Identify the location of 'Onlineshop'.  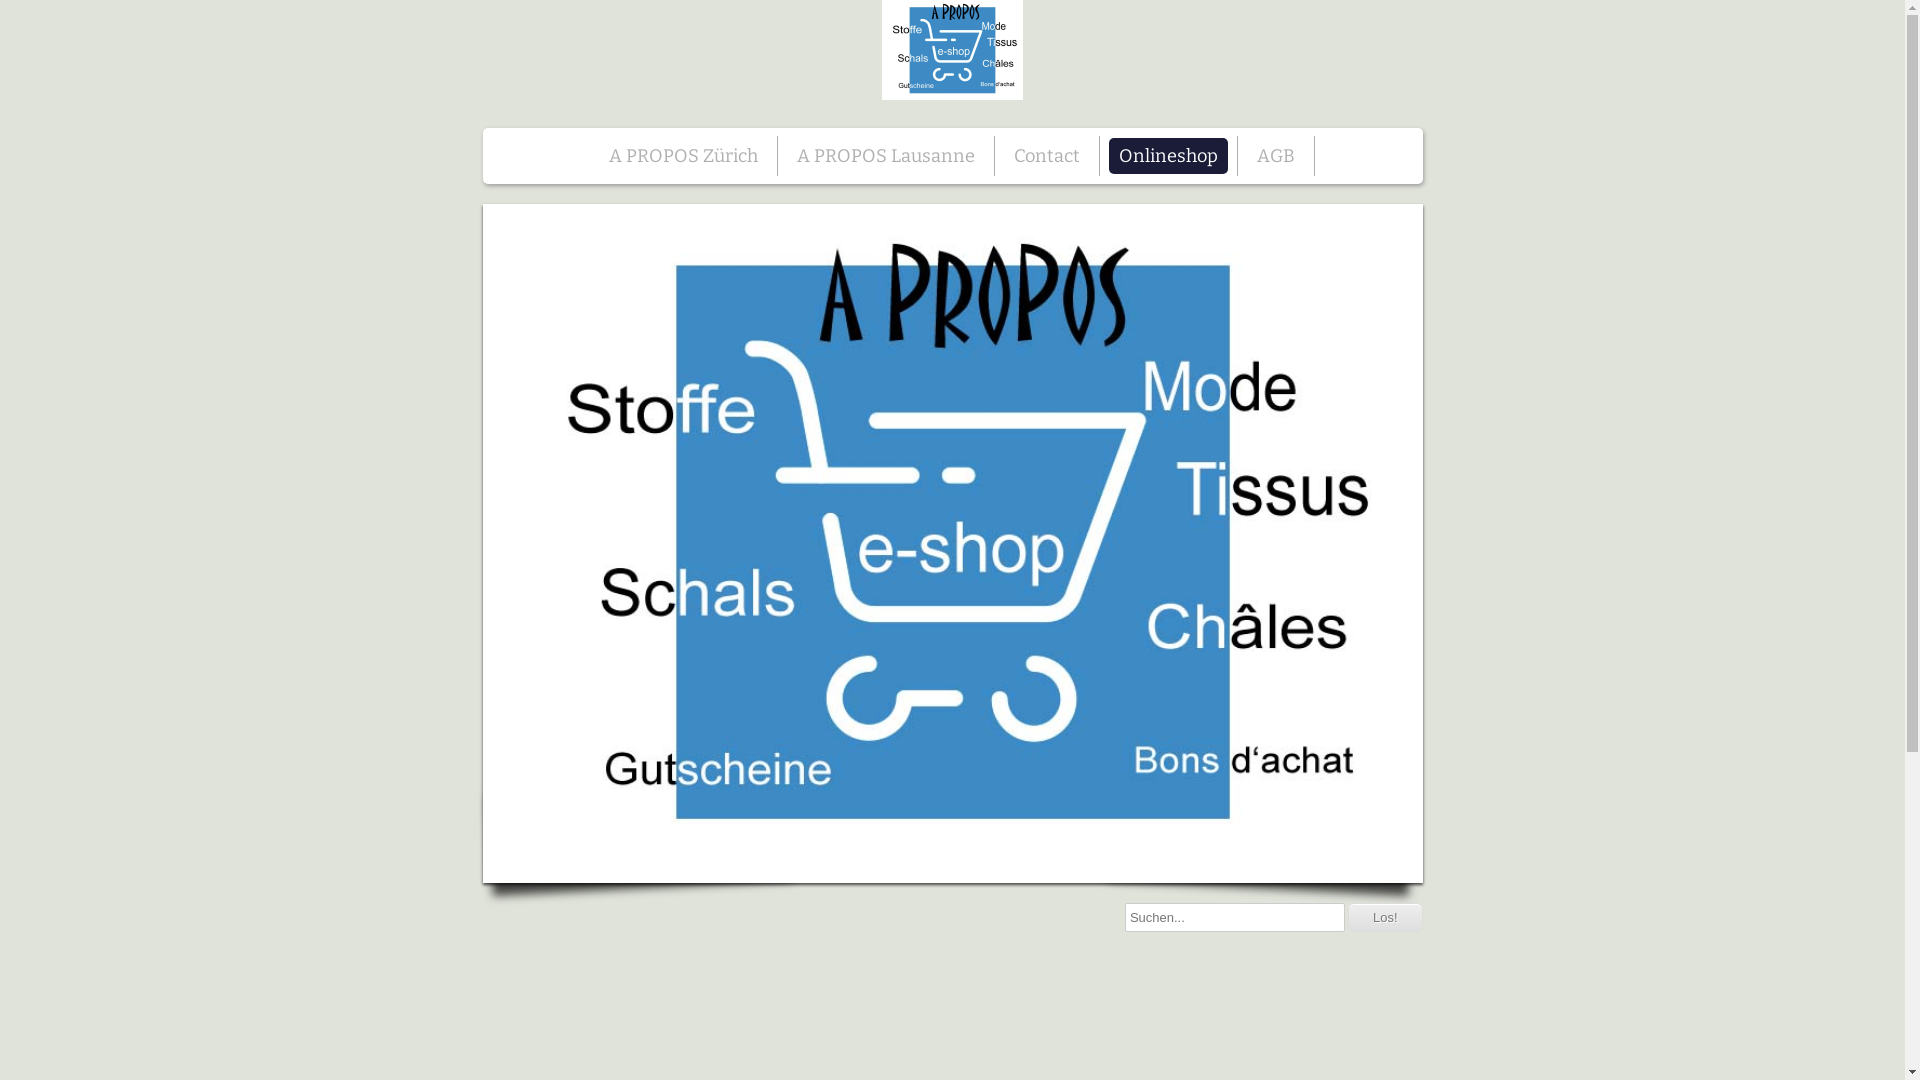
(1168, 154).